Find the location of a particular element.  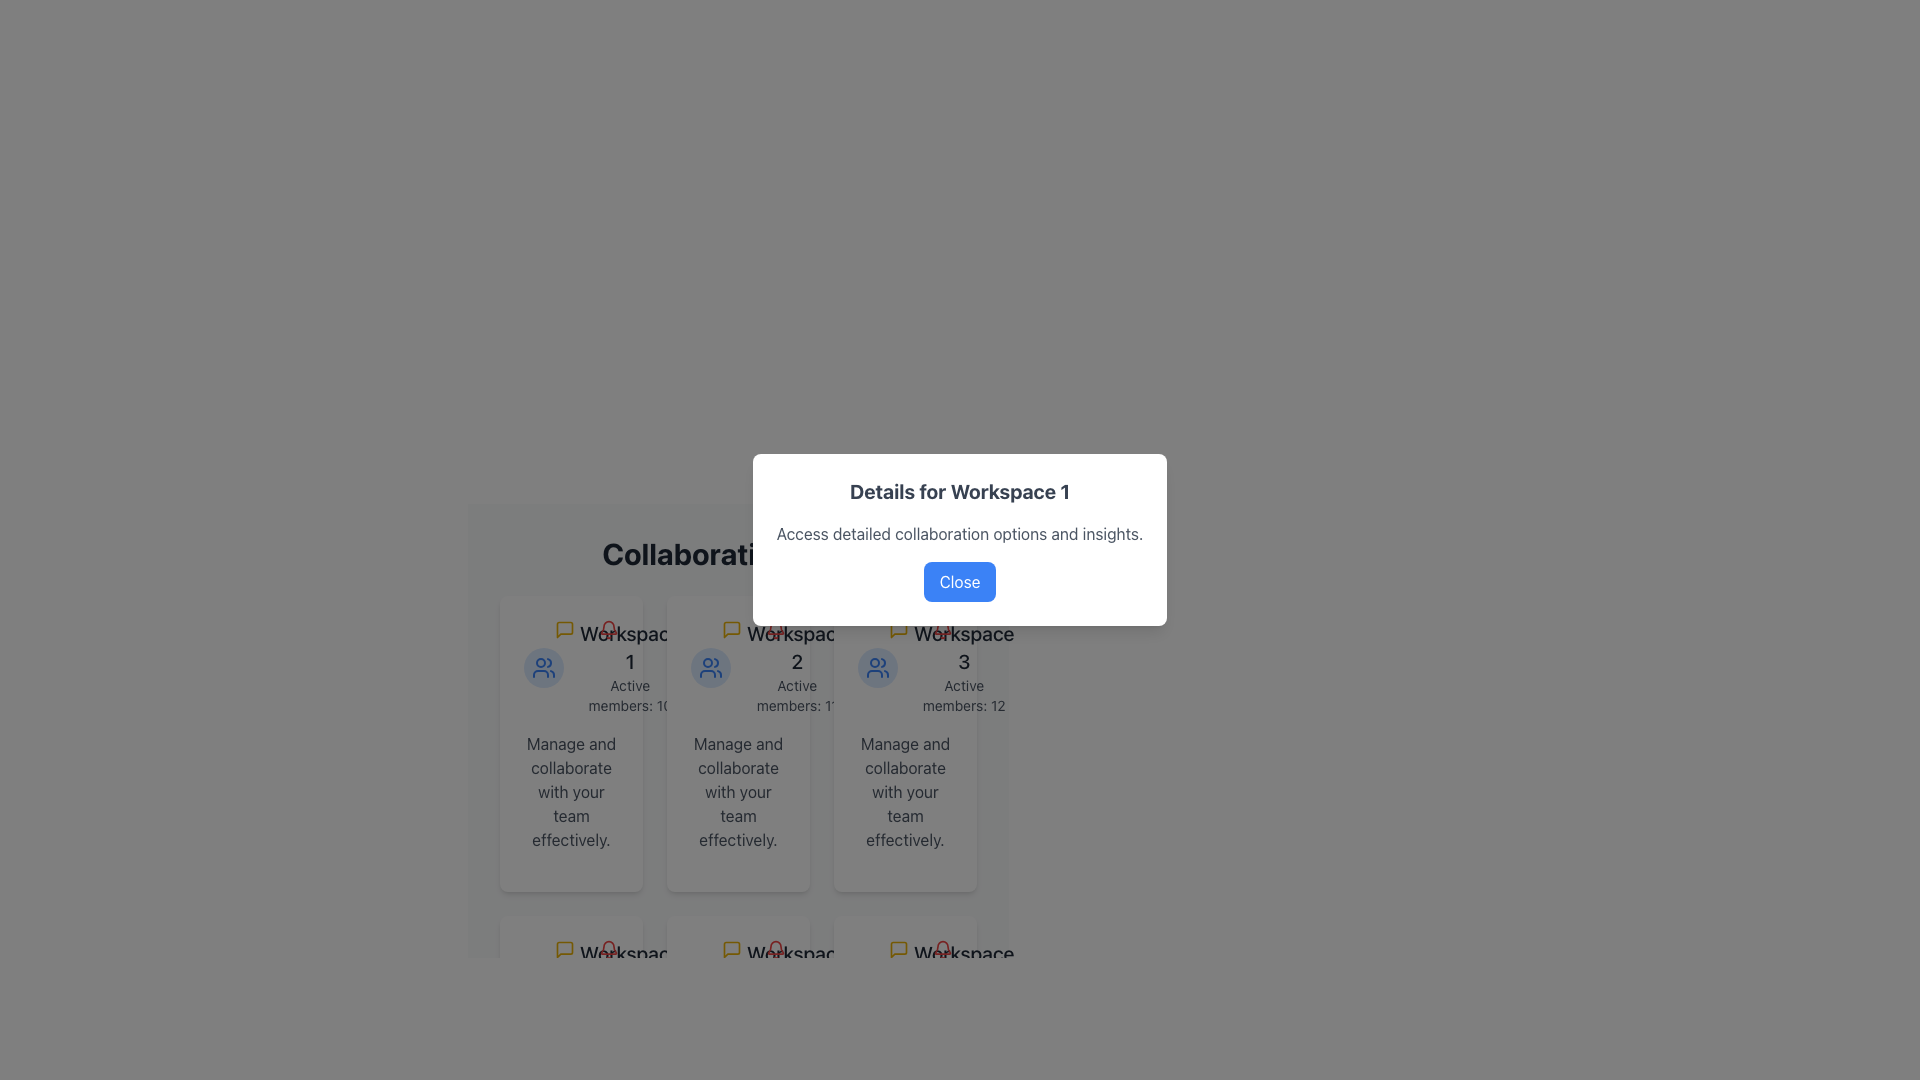

information displayed in the text element for 'Workspace 2', which shows its name and the number of active members is located at coordinates (796, 667).